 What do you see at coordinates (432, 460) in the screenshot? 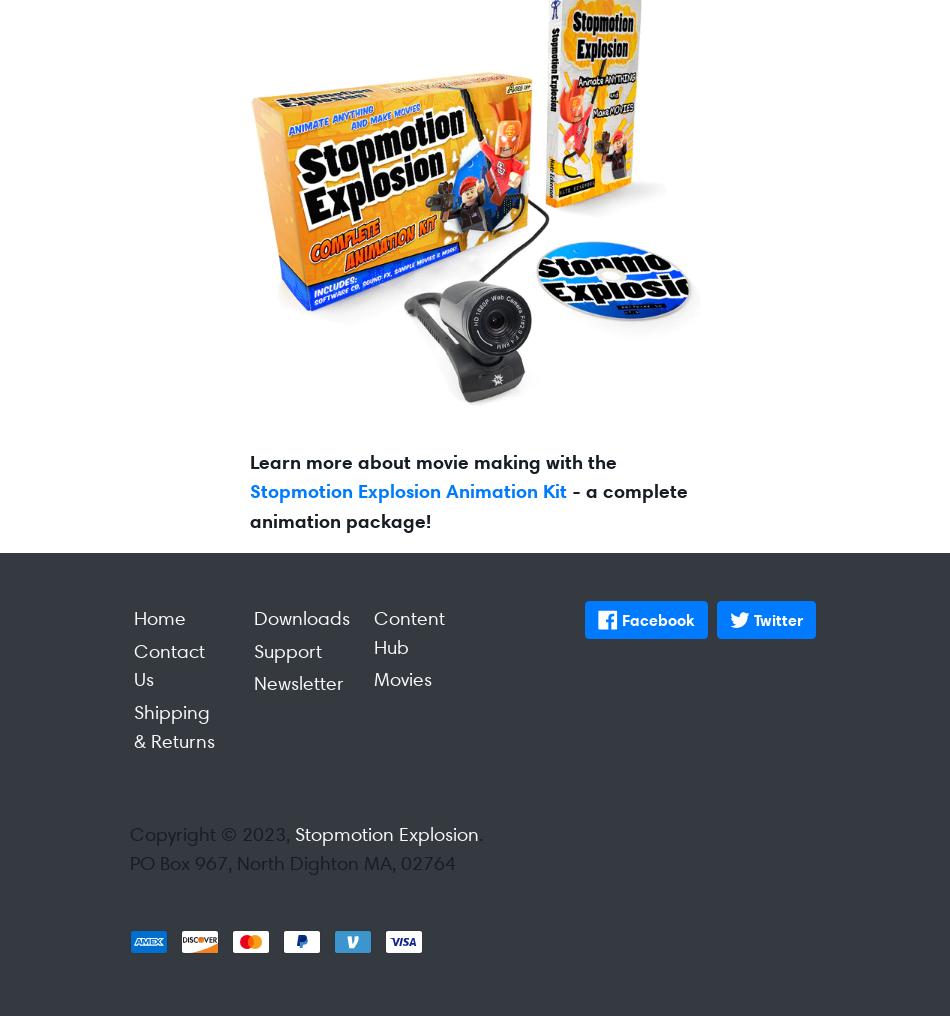
I see `'Learn more about movie making with the'` at bounding box center [432, 460].